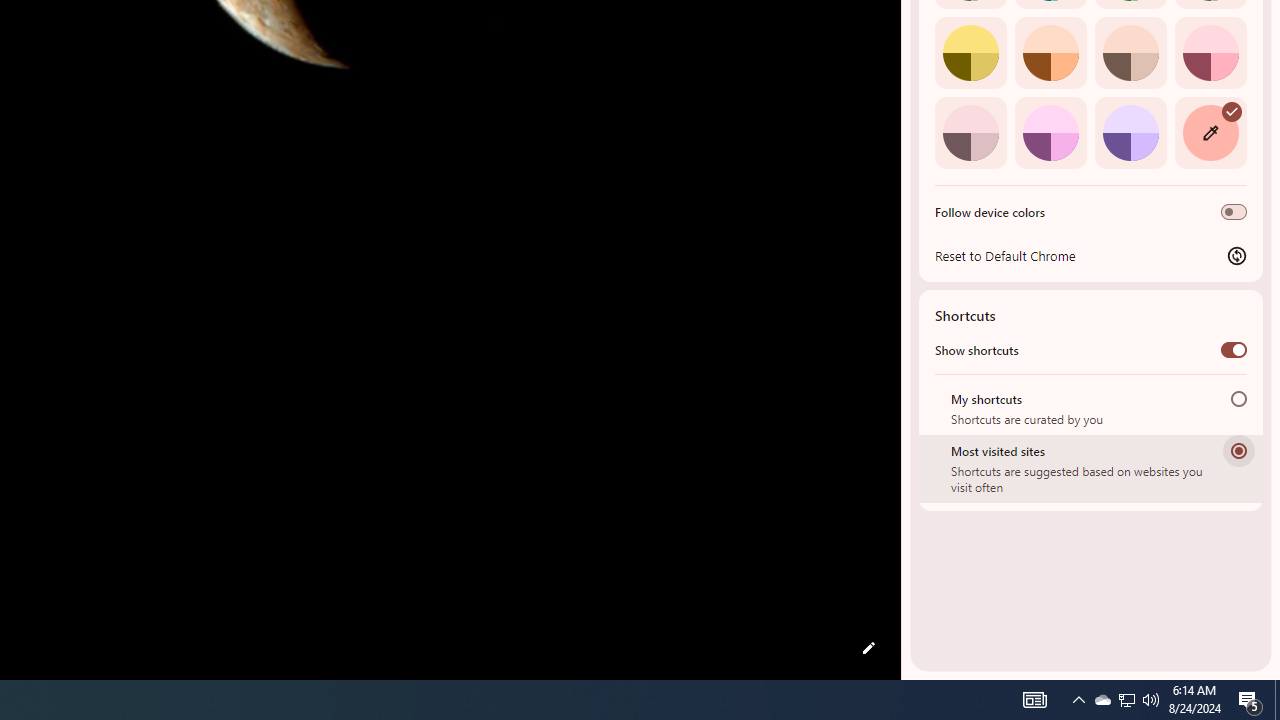  I want to click on 'AutomationID: svg', so click(1231, 111).